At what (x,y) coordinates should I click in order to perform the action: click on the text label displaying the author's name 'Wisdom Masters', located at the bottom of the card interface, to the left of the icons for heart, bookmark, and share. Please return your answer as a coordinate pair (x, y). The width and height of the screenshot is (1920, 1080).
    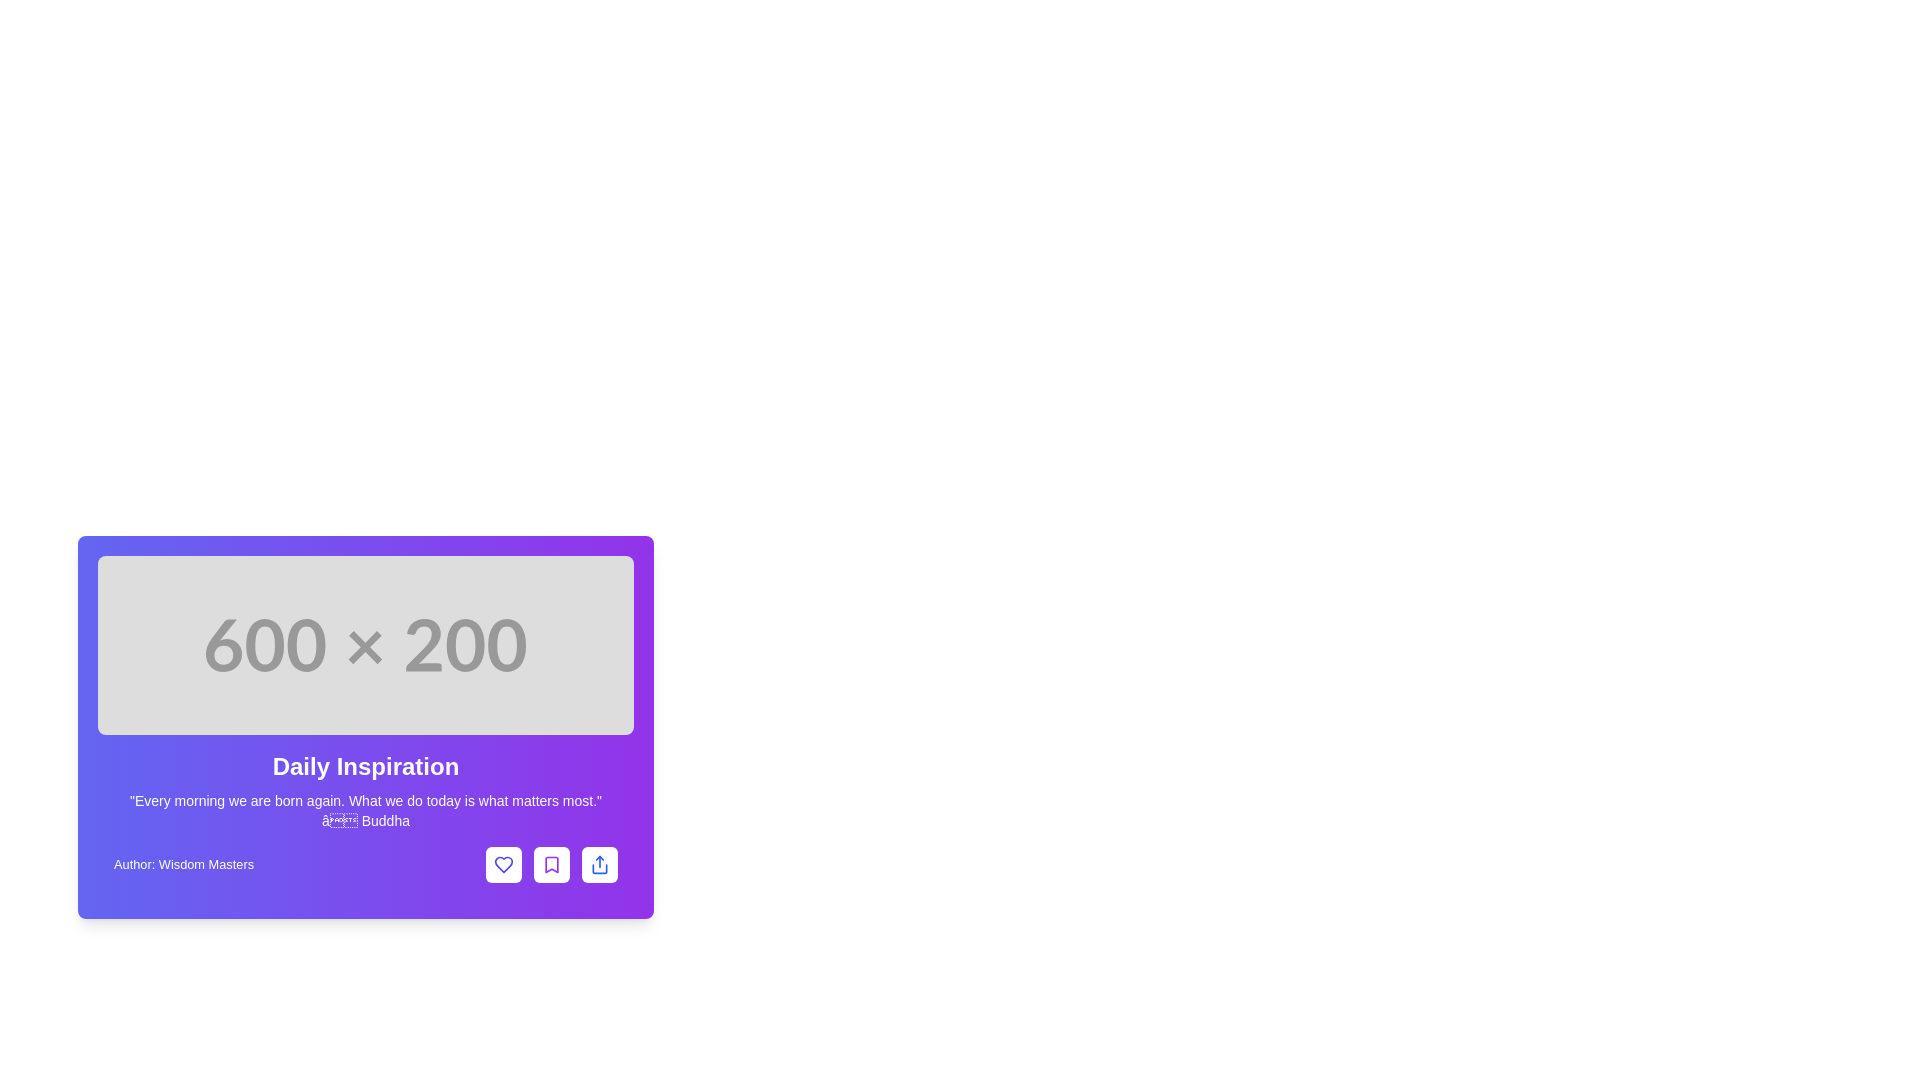
    Looking at the image, I should click on (184, 863).